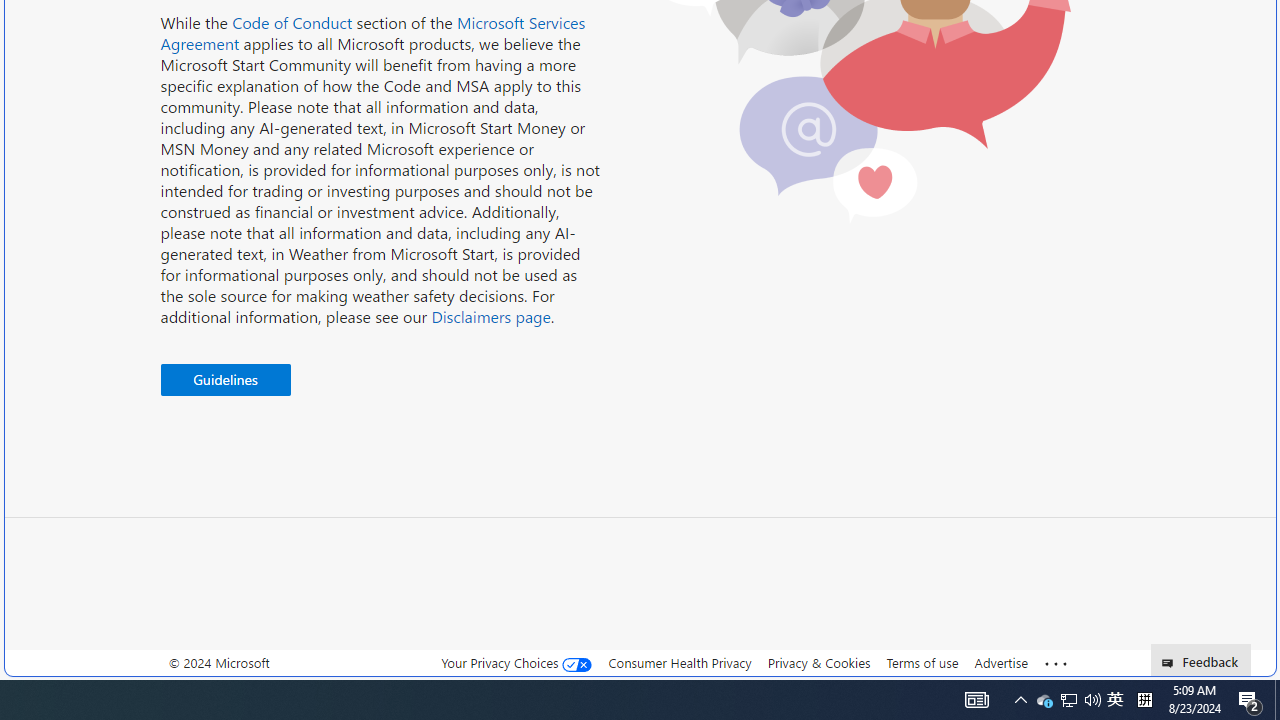 The height and width of the screenshot is (720, 1280). I want to click on 'Terms of use', so click(921, 663).